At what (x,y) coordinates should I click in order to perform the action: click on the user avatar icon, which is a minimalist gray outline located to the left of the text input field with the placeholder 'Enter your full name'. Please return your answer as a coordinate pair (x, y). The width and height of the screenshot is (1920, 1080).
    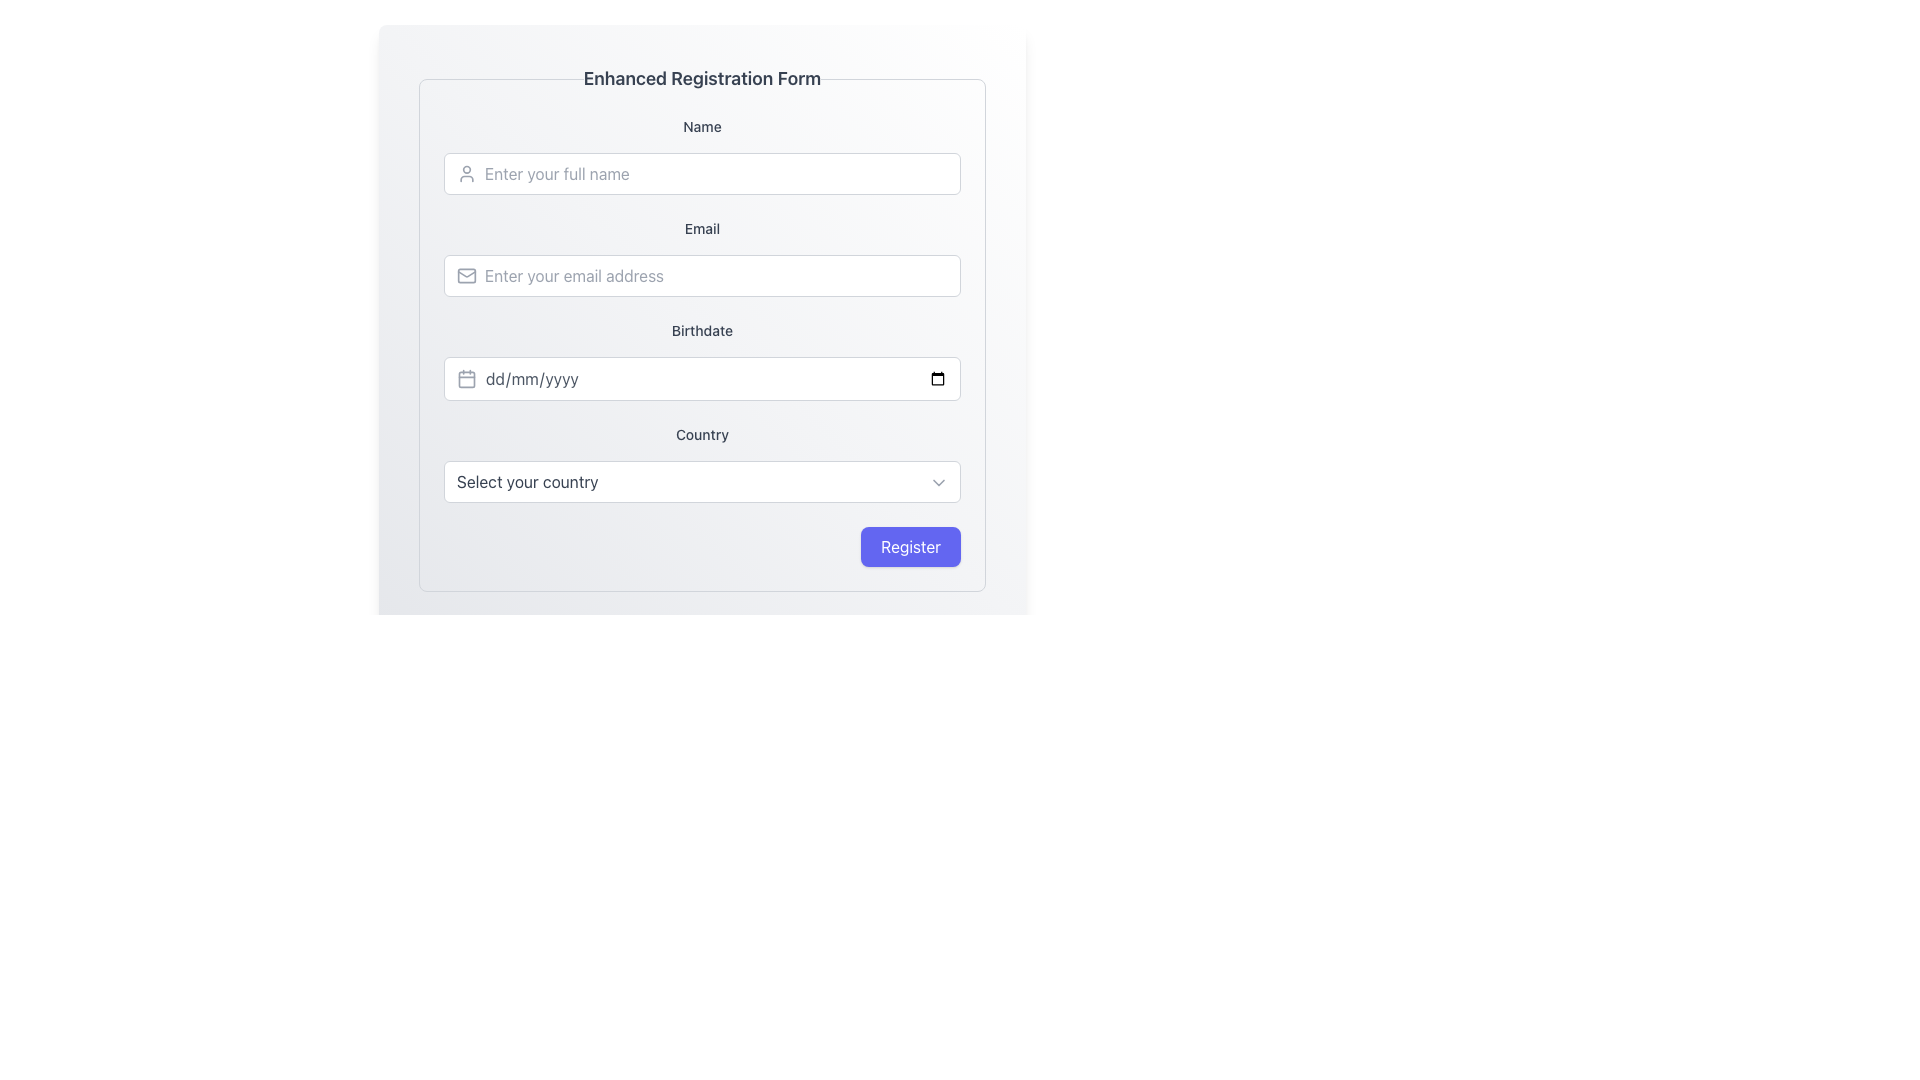
    Looking at the image, I should click on (465, 172).